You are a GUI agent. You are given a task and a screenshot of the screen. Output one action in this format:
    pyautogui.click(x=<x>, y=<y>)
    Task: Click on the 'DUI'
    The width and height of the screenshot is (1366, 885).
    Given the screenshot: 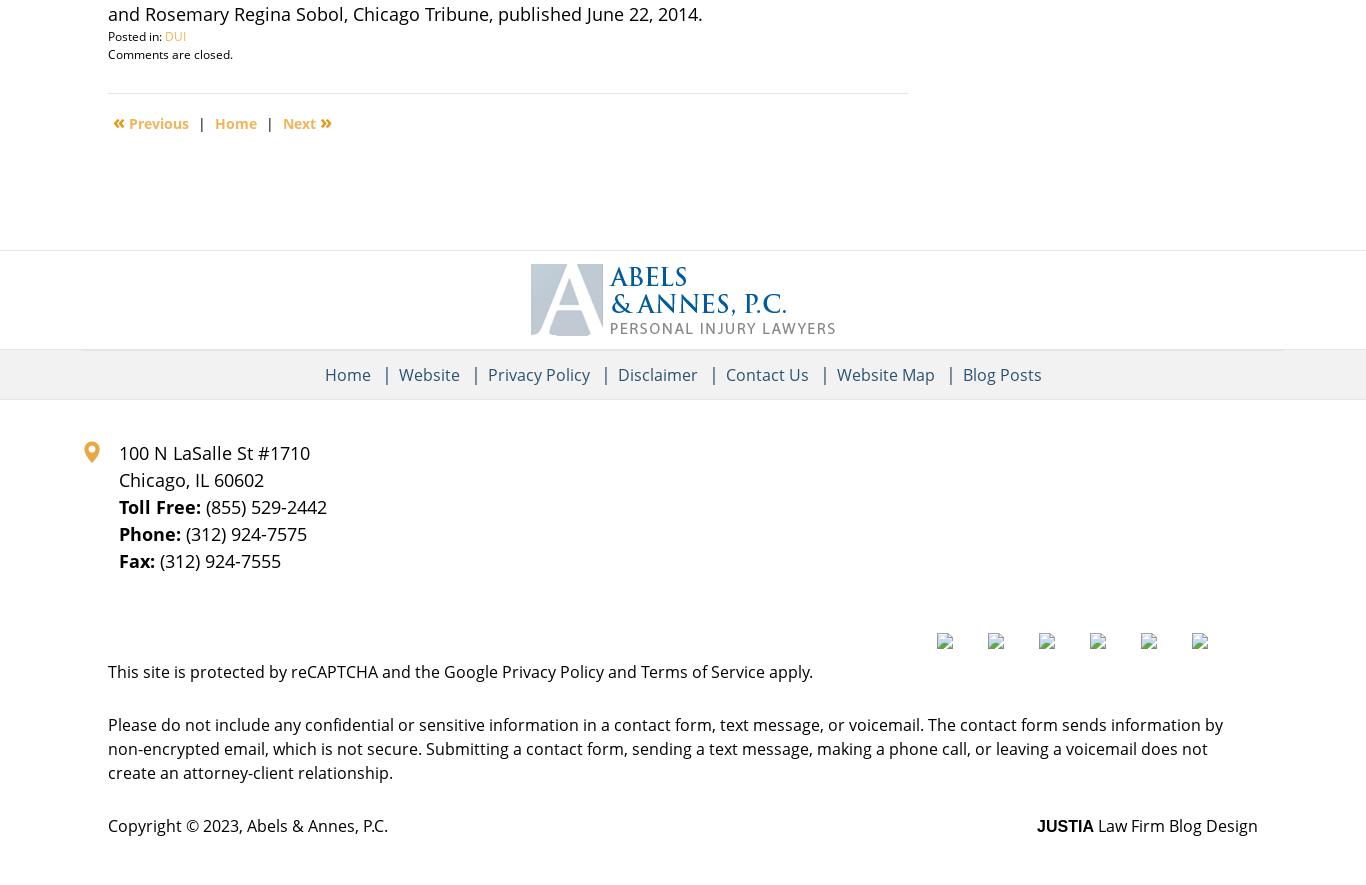 What is the action you would take?
    pyautogui.click(x=164, y=36)
    